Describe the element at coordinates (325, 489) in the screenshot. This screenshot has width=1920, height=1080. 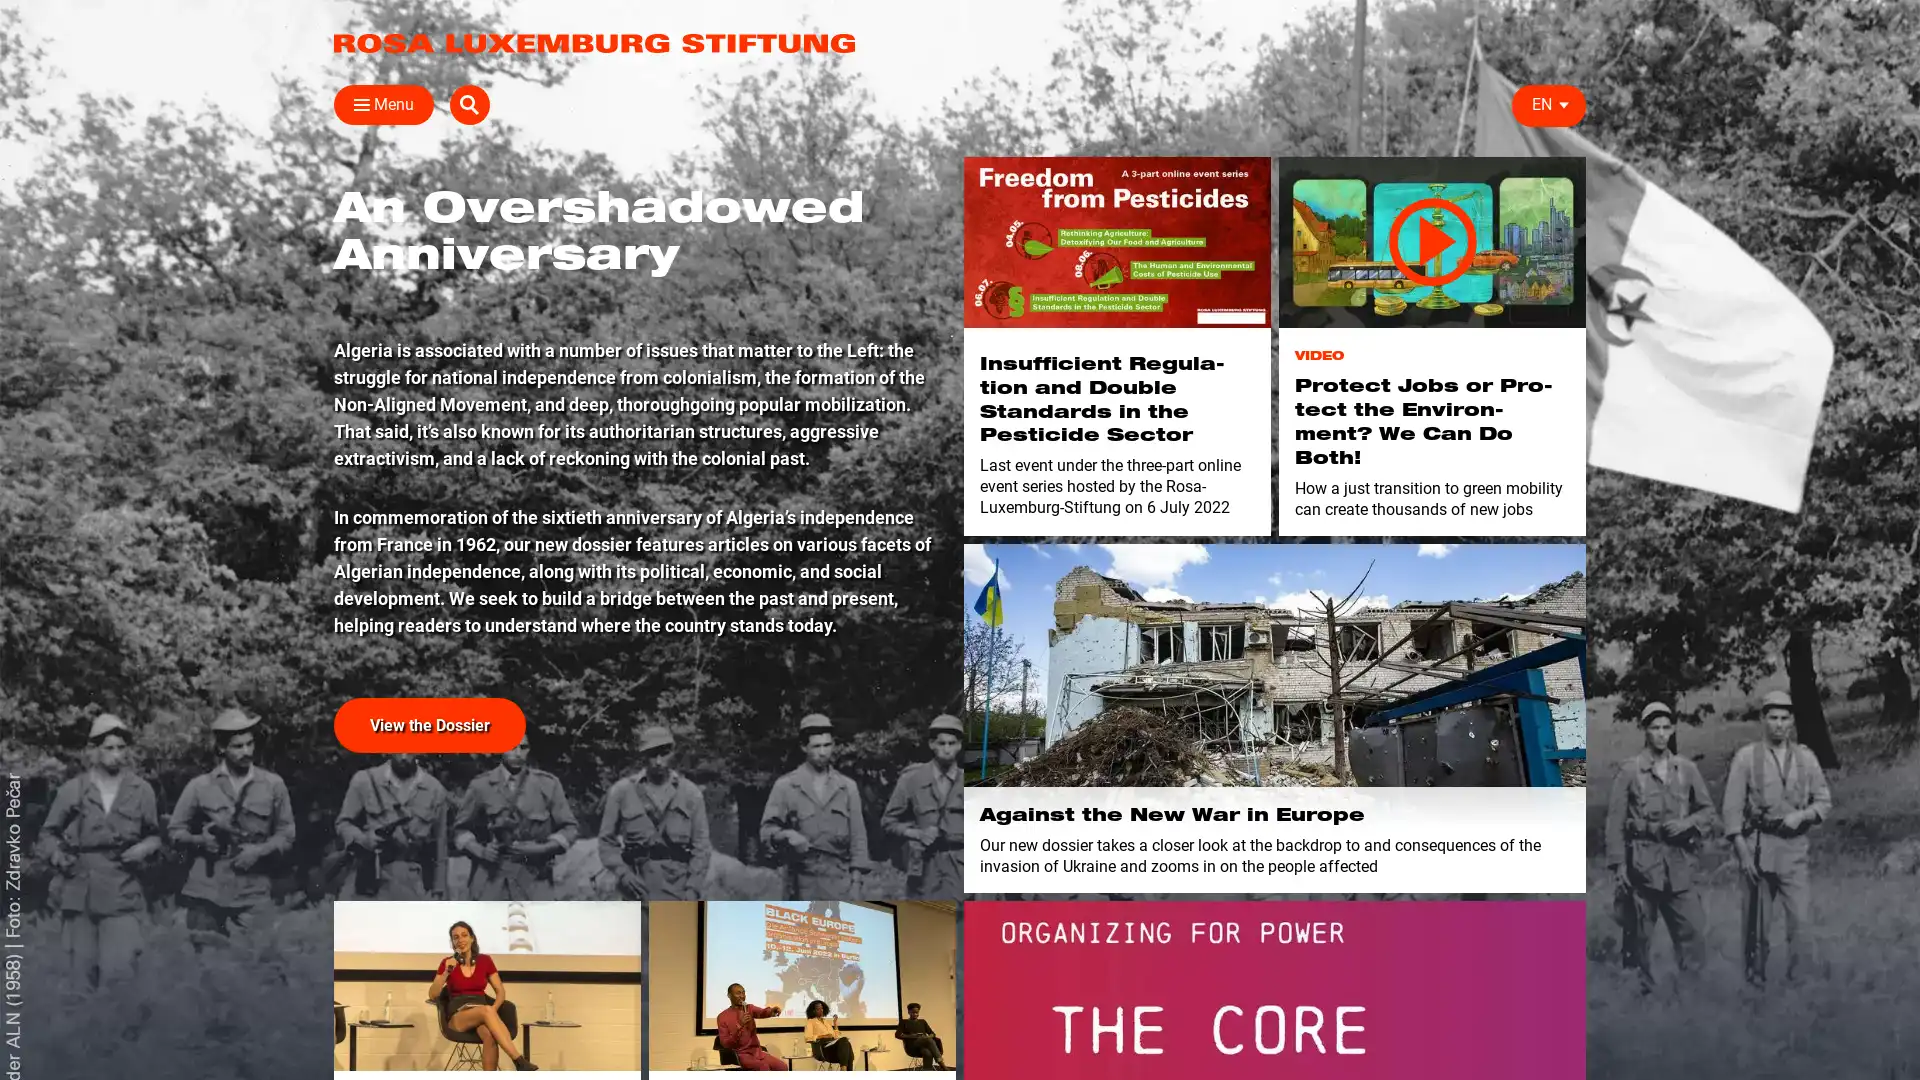
I see `Show more / less` at that location.